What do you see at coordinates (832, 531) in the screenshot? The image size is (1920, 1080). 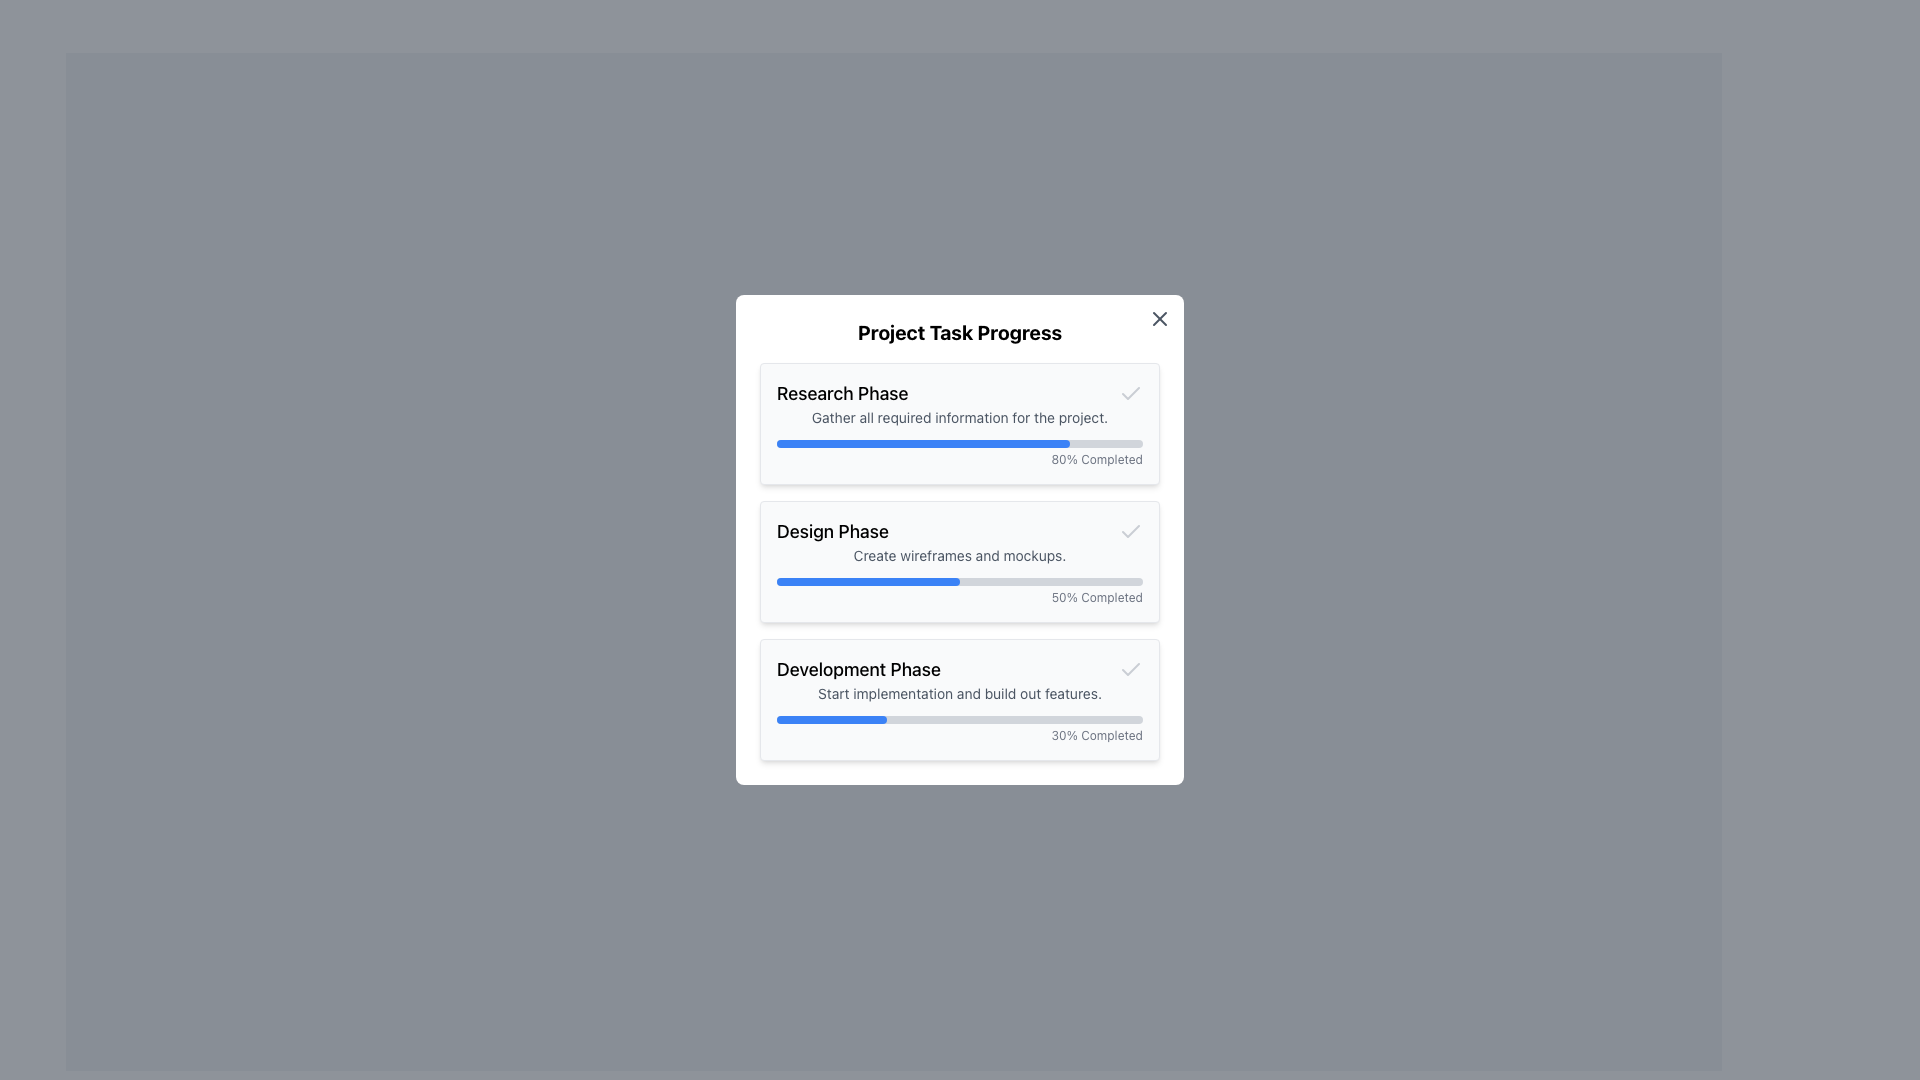 I see `the 'Design Phase' text label, which is displayed in a bold, medium-sized font within the second section of three grouped cards in a modal window` at bounding box center [832, 531].